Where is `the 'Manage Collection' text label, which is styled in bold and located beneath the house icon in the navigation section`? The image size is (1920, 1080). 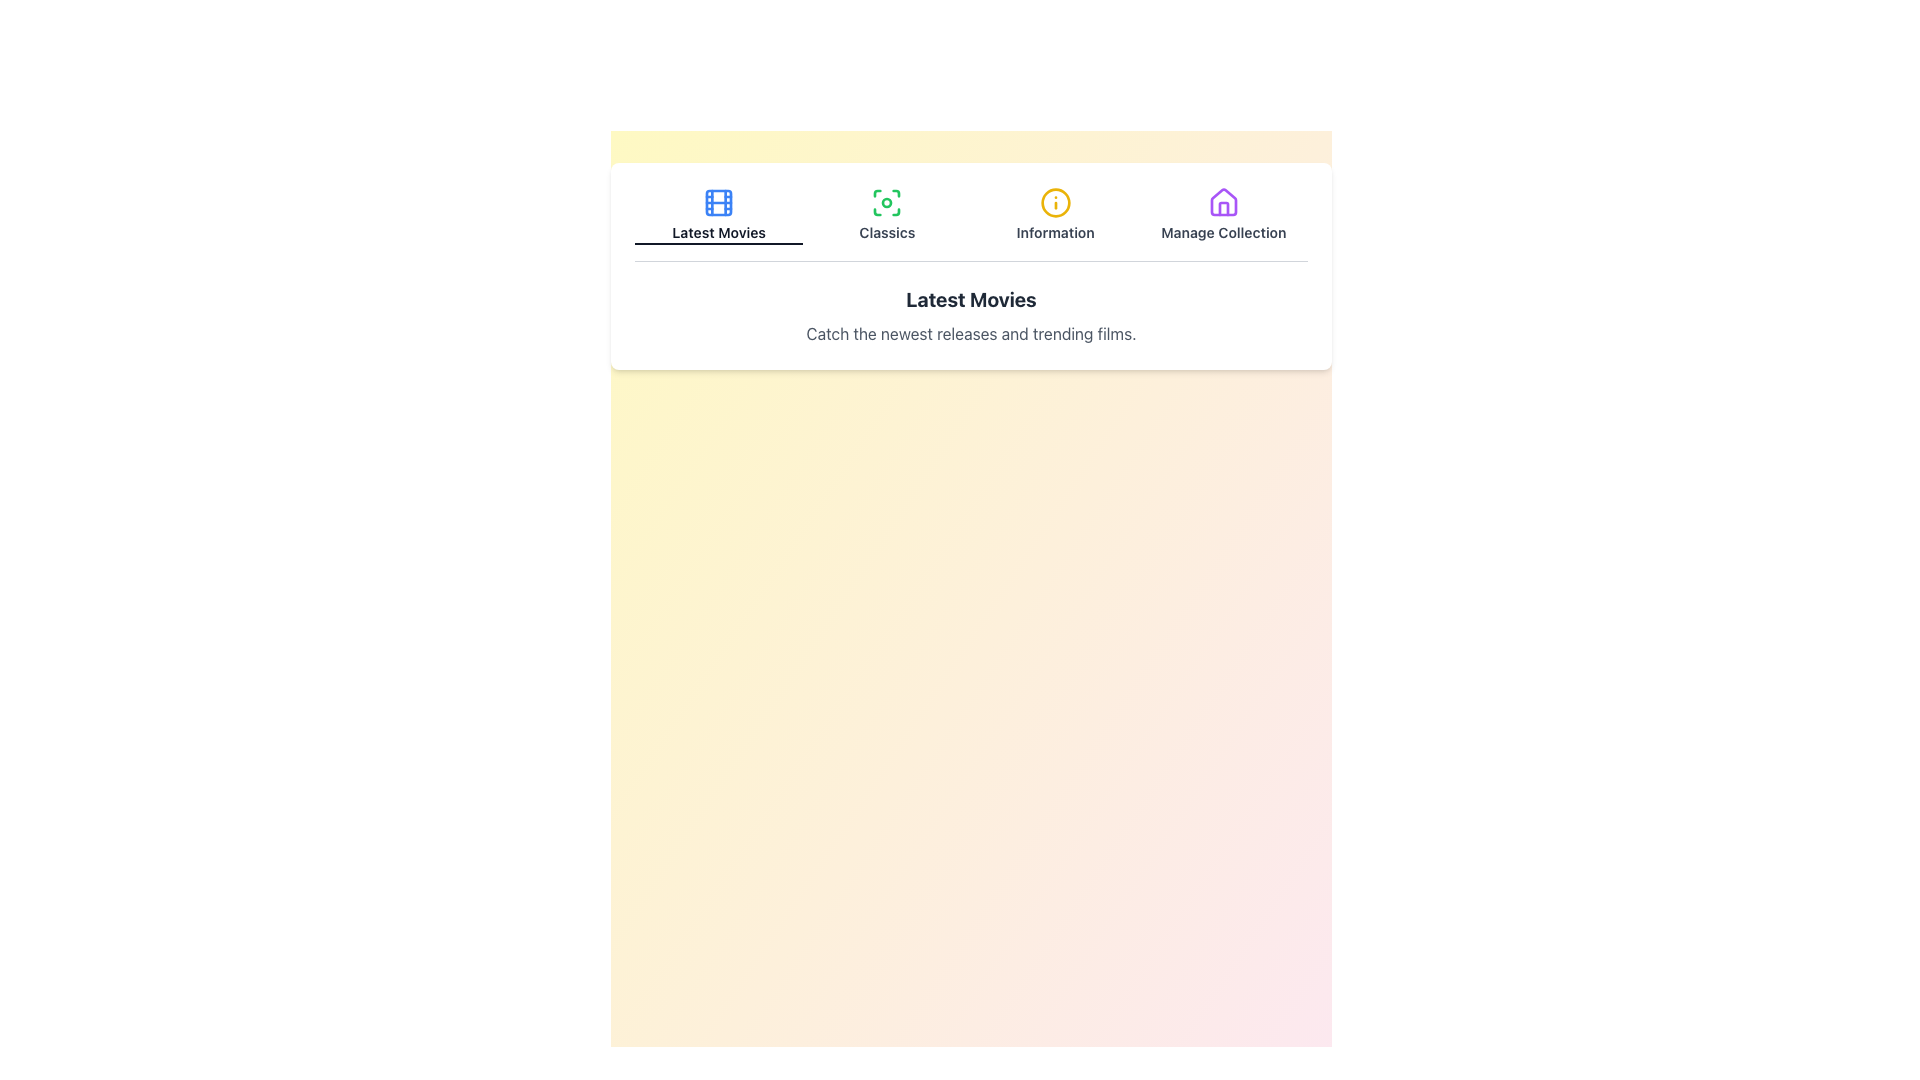 the 'Manage Collection' text label, which is styled in bold and located beneath the house icon in the navigation section is located at coordinates (1222, 231).